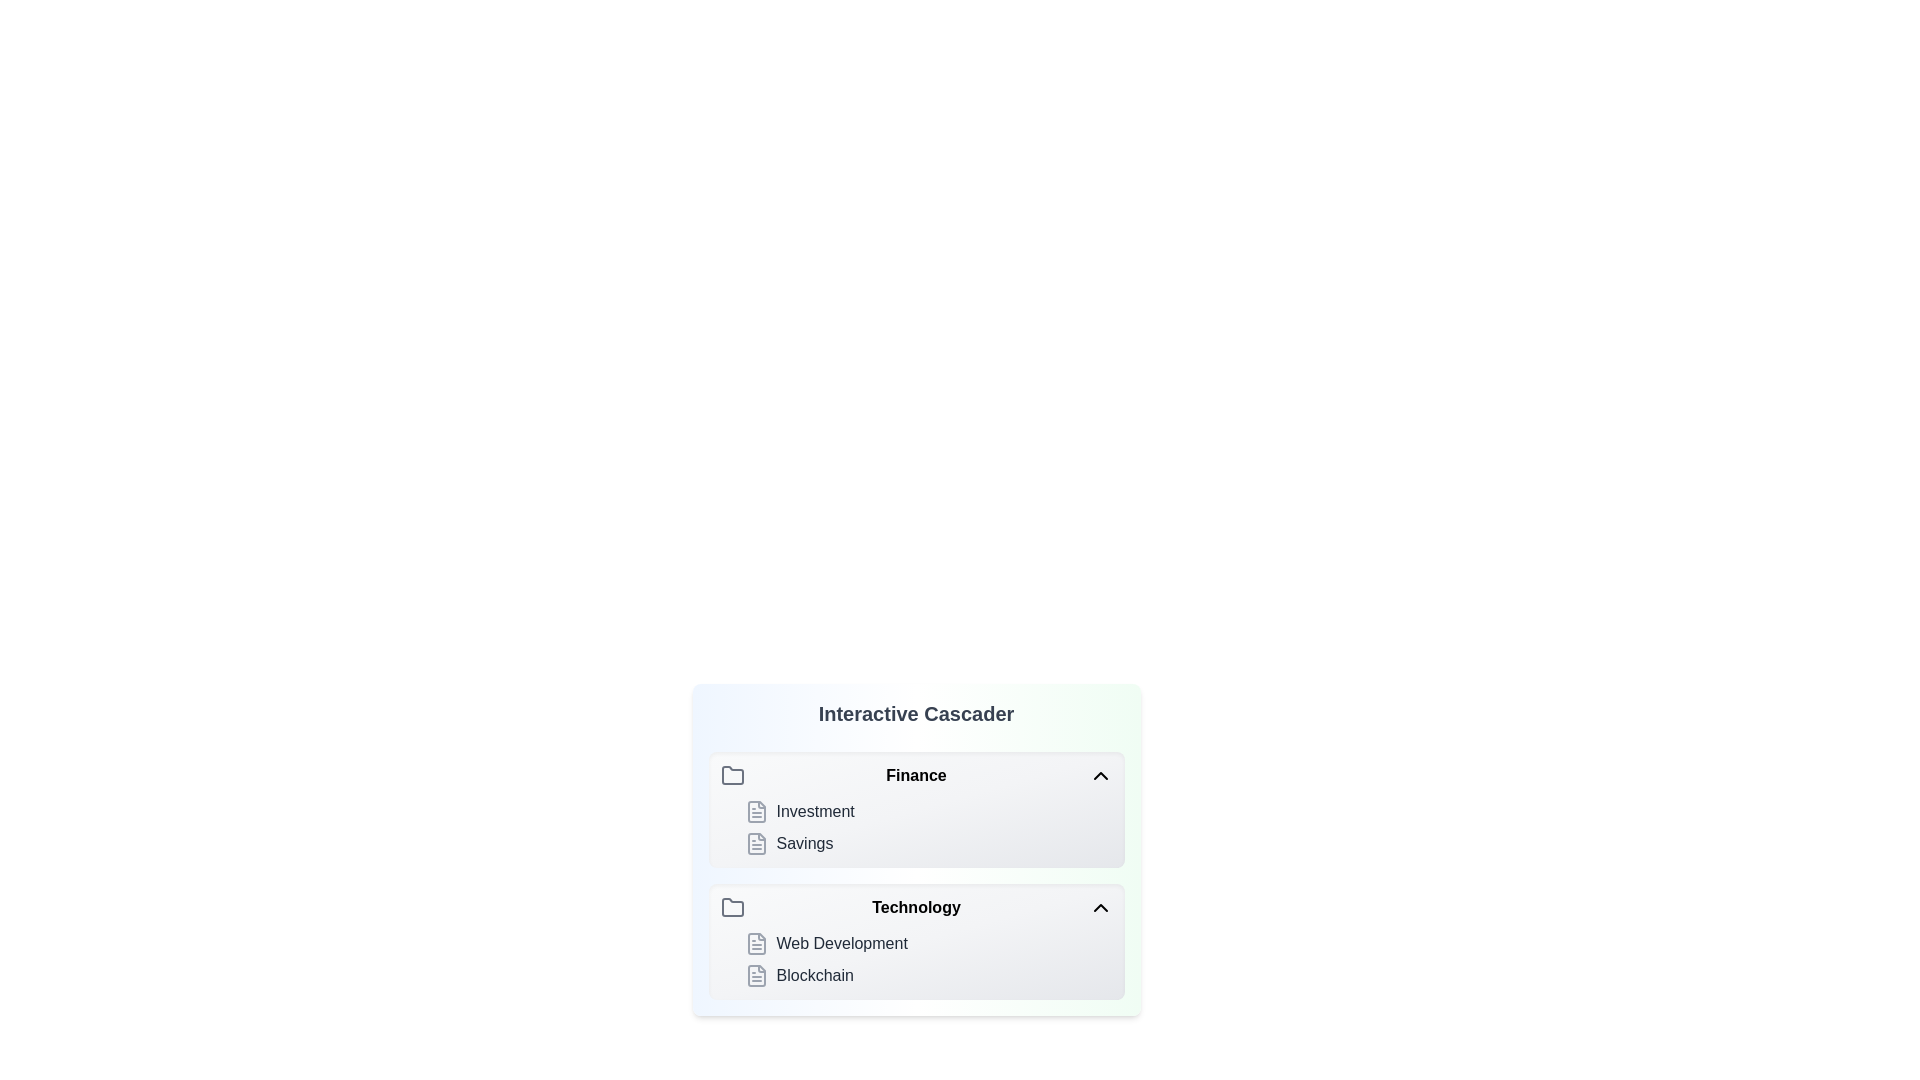 This screenshot has width=1920, height=1080. I want to click on 'Technology' text label, which is styled in bold font and located centrally in the second collapsible section of the cascading menu, positioned between a folder icon and a dropdown arrow, so click(915, 907).